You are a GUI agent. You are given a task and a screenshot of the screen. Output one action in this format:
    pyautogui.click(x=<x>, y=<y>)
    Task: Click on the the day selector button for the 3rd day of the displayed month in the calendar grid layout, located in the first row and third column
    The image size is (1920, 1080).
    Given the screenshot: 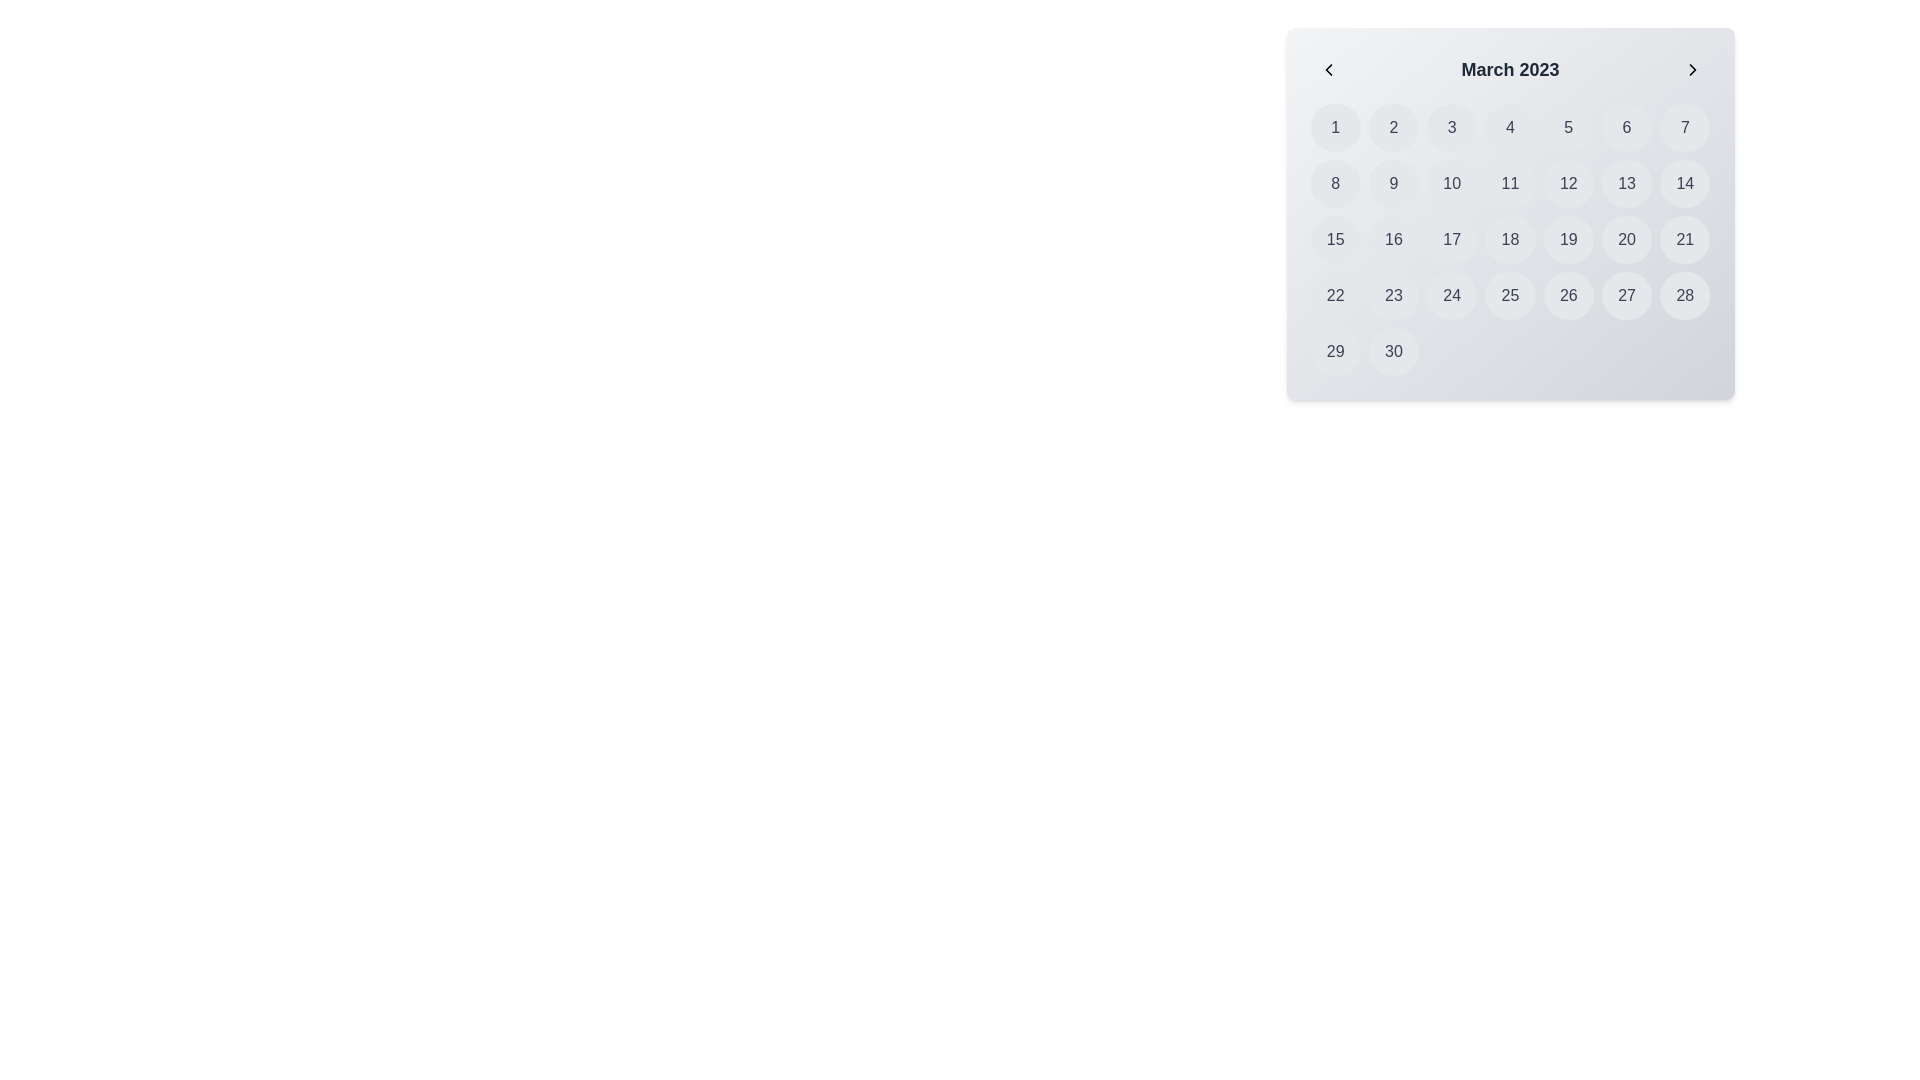 What is the action you would take?
    pyautogui.click(x=1452, y=127)
    